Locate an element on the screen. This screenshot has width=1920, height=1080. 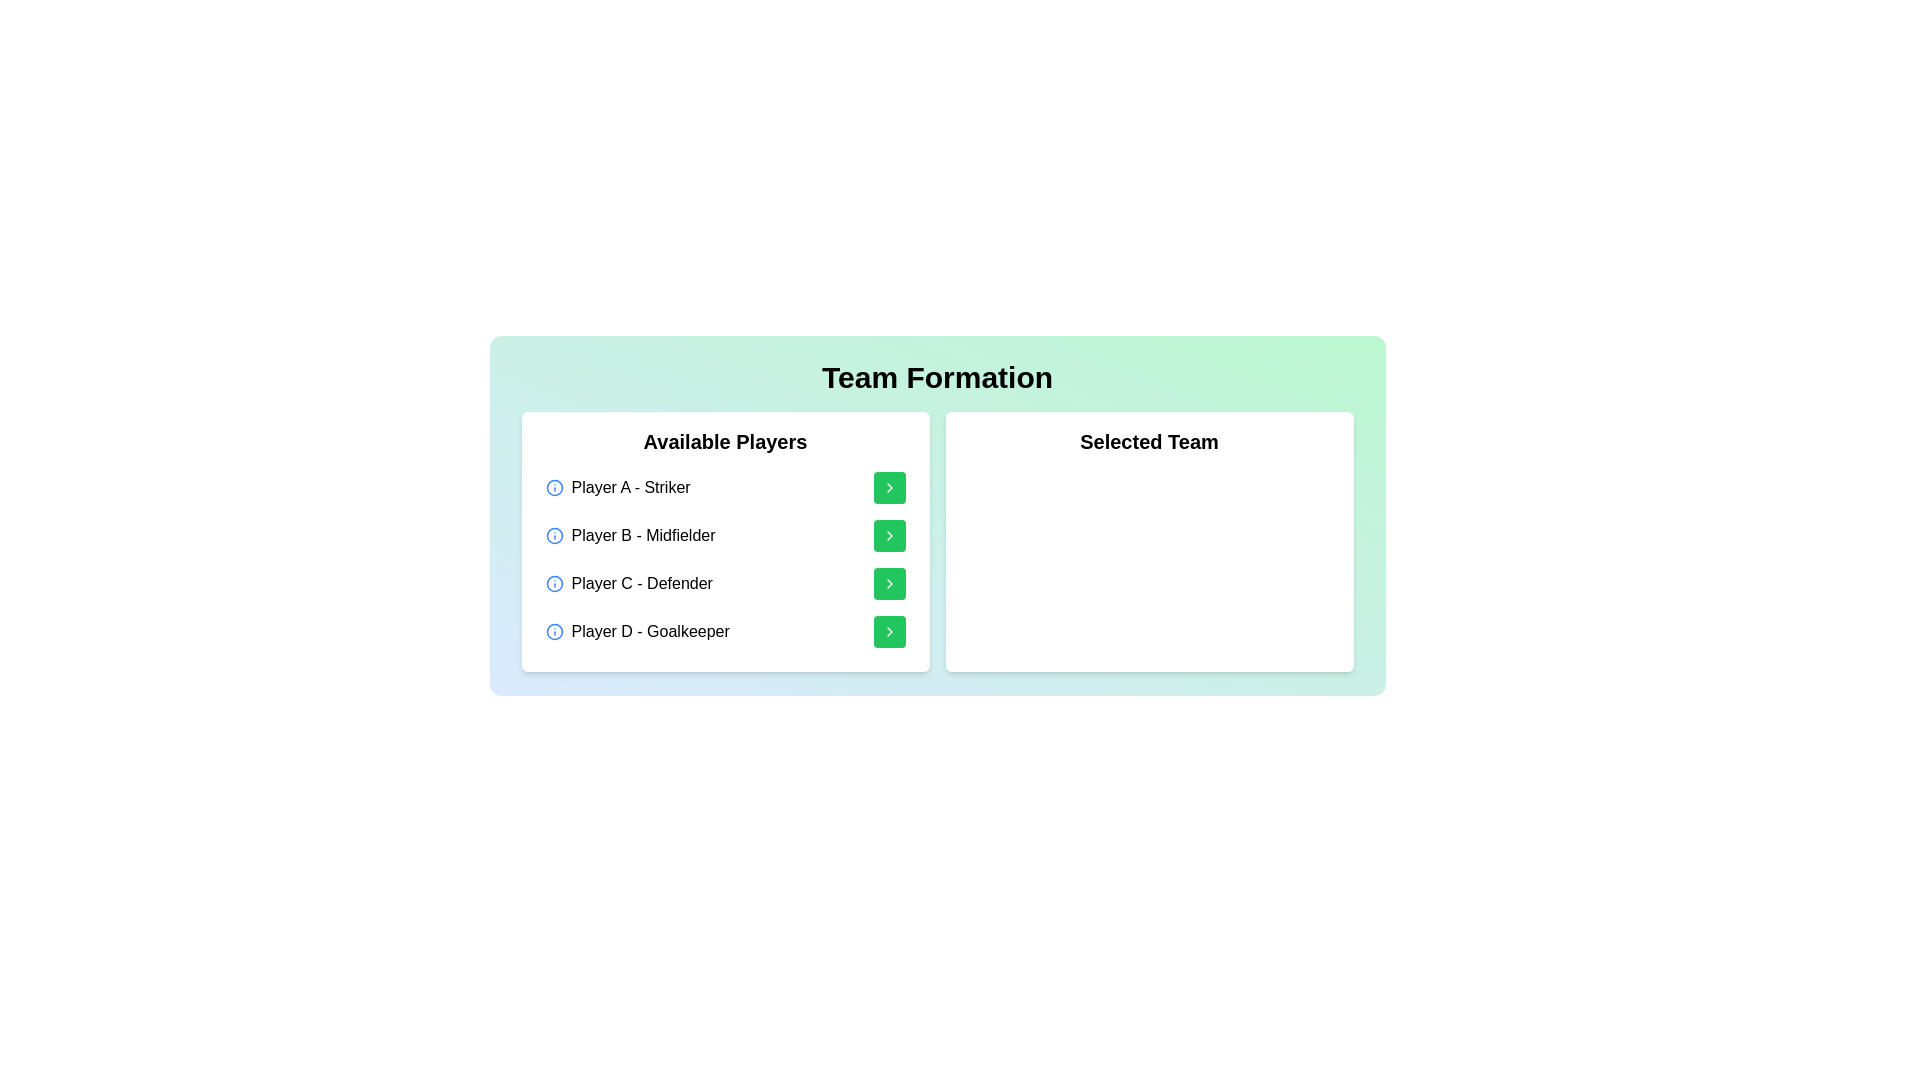
the information icon next to the player's name to view details about their position and specialty is located at coordinates (554, 488).